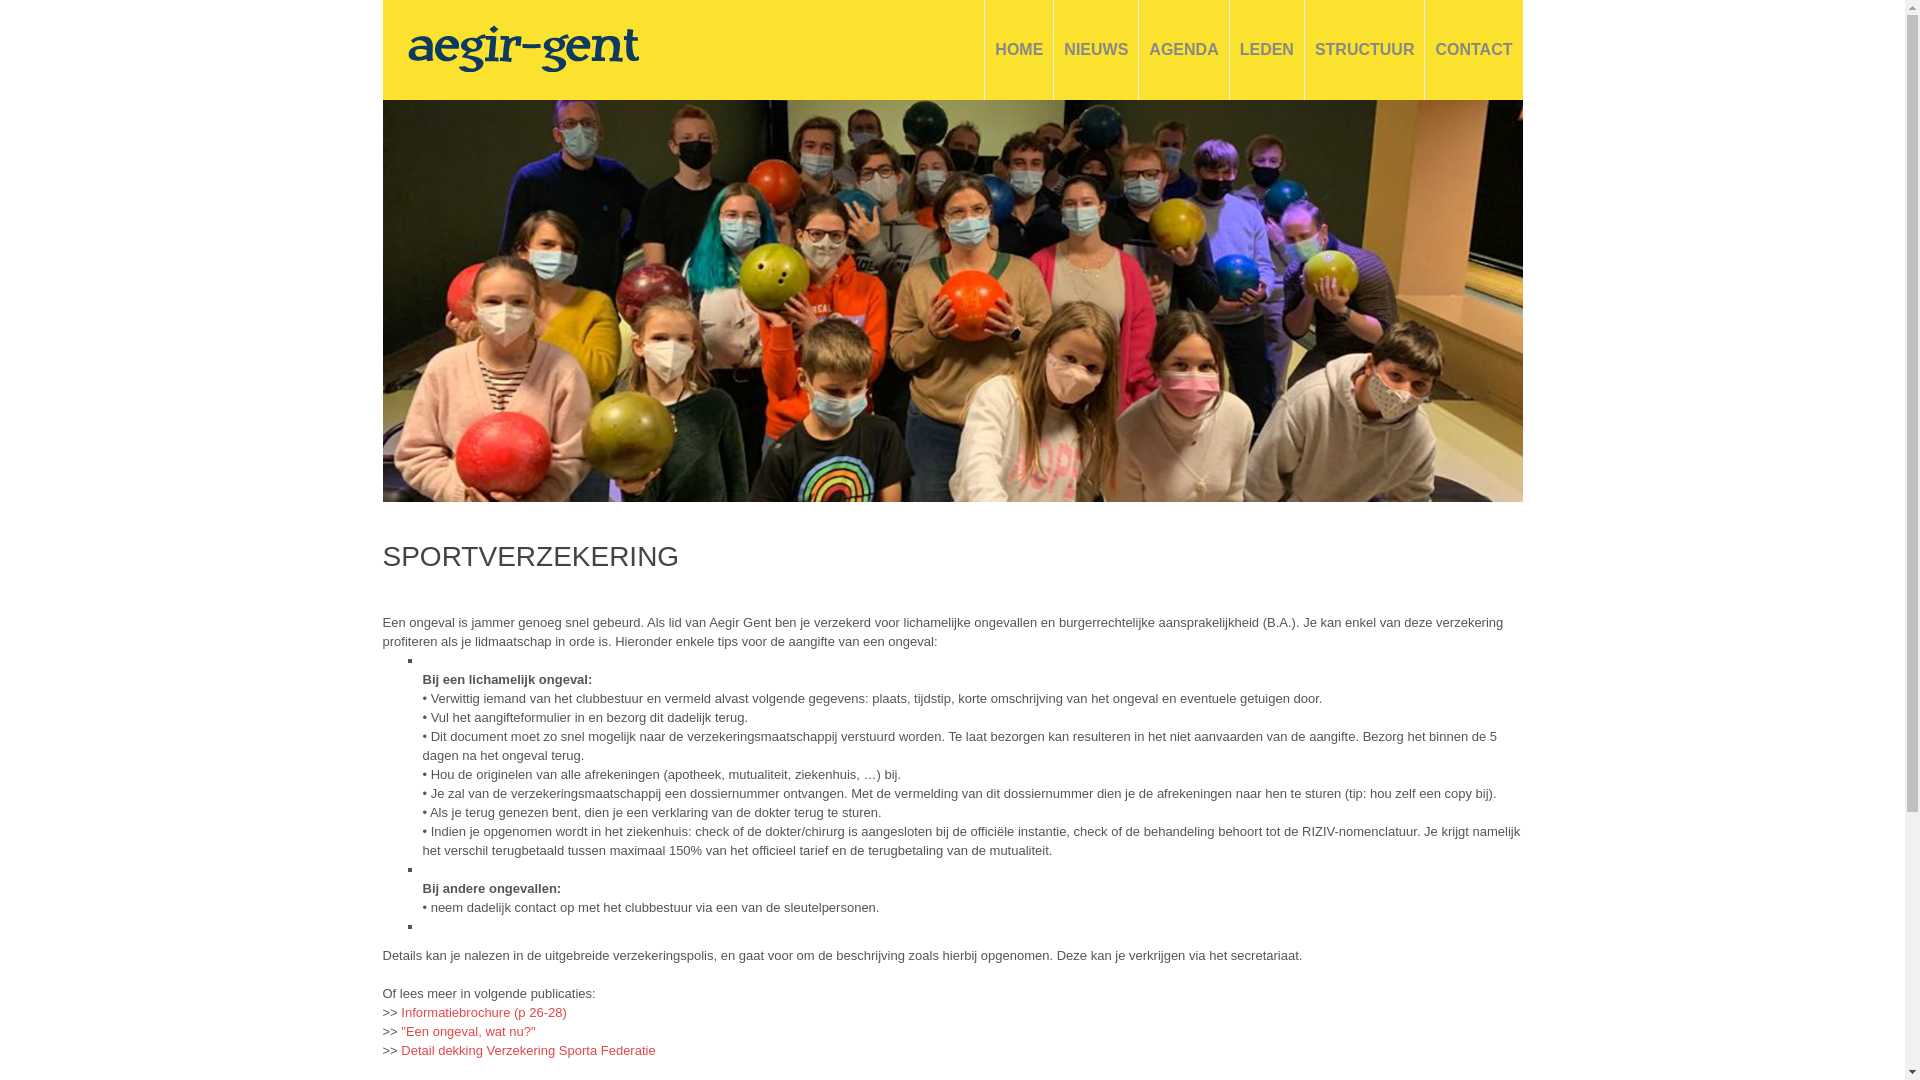  I want to click on 'LEDEN', so click(1238, 49).